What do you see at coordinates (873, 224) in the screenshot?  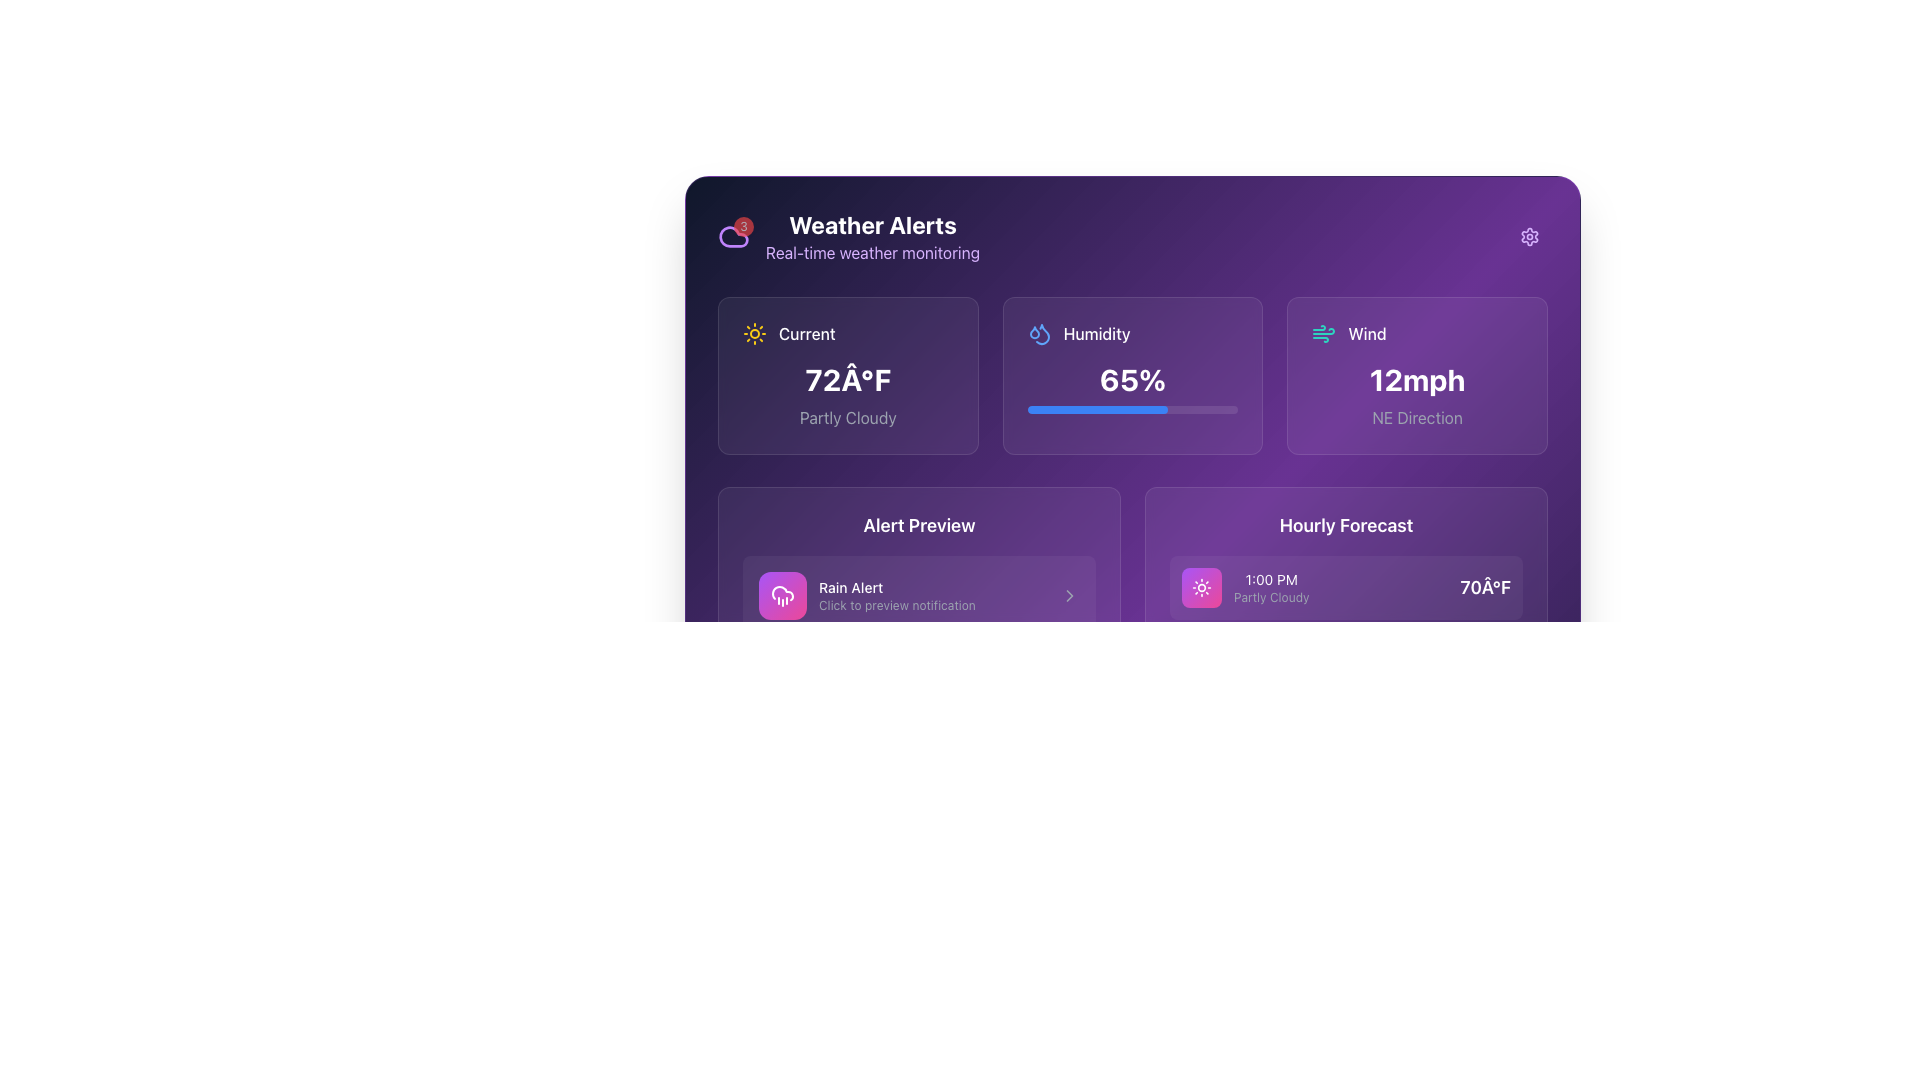 I see `the 'Weather Alerts' text label, which is styled in bold white font against a purple background, indicating its prominence within the interface` at bounding box center [873, 224].